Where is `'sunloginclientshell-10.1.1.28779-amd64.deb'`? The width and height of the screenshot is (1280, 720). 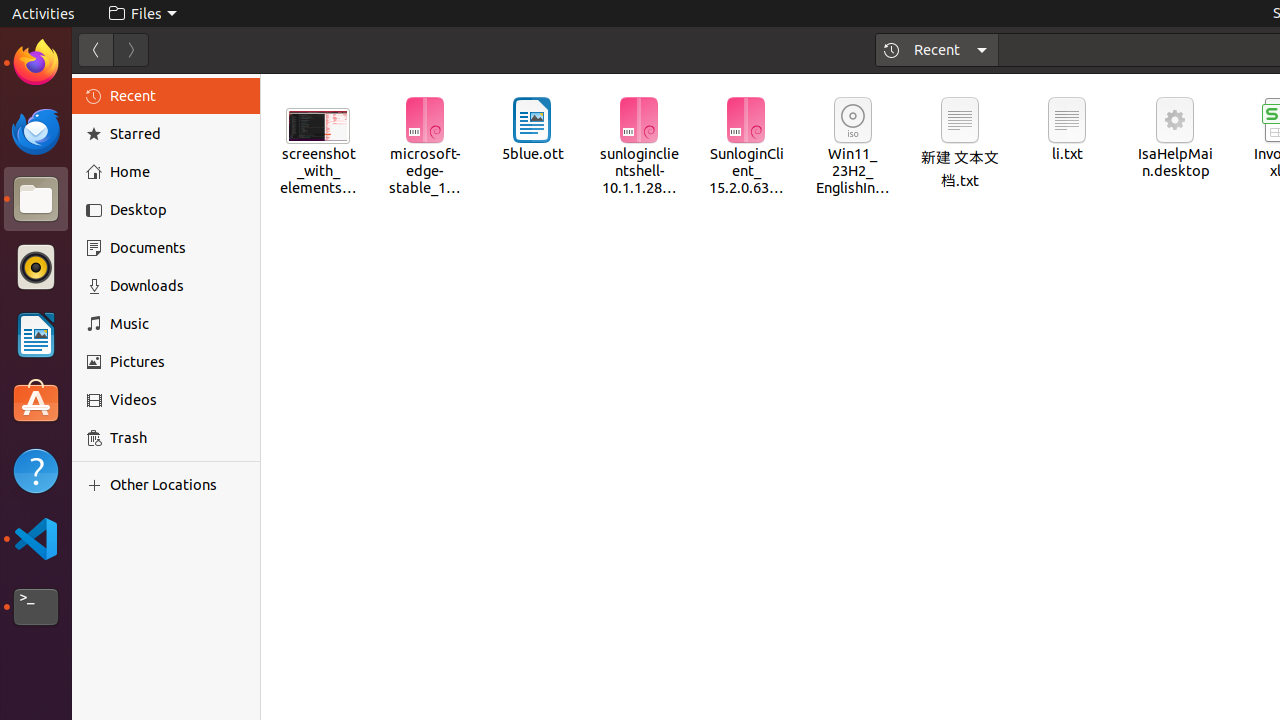 'sunloginclientshell-10.1.1.28779-amd64.deb' is located at coordinates (637, 146).